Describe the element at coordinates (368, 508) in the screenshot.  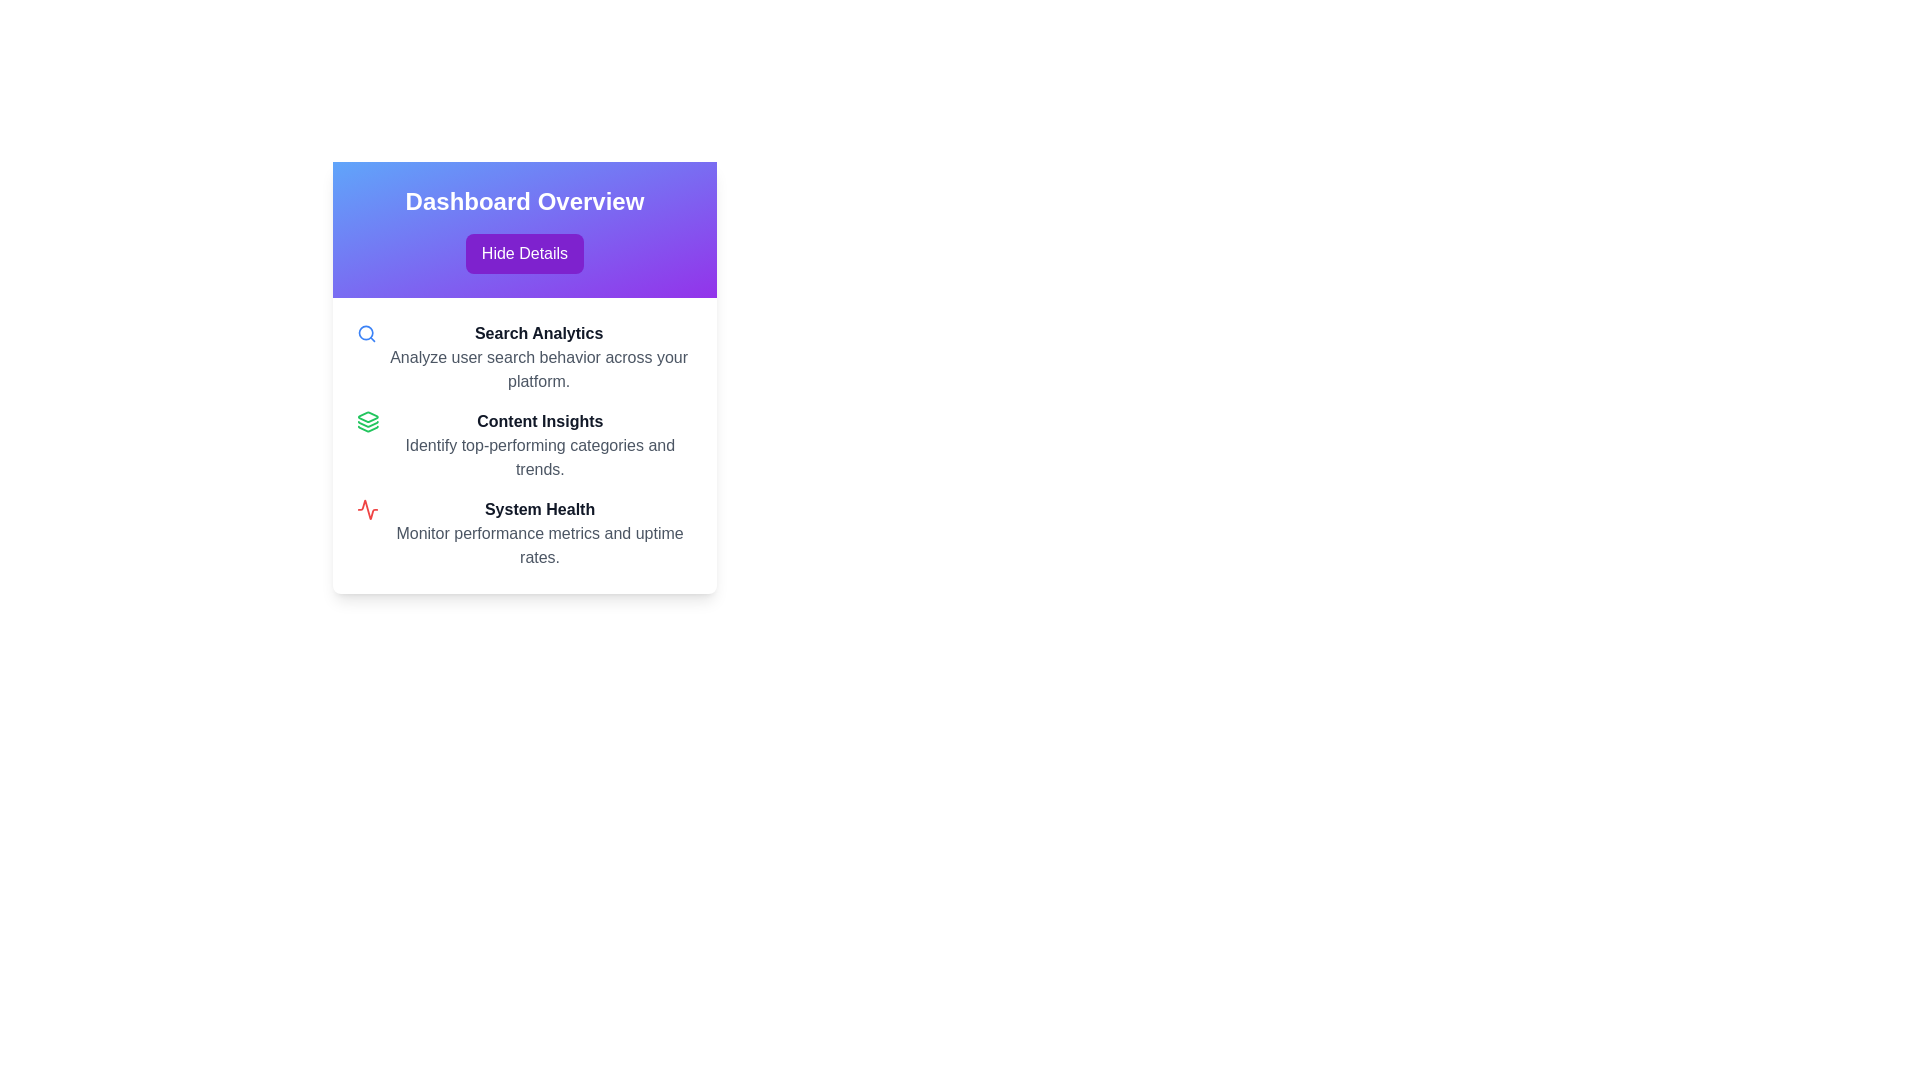
I see `the system performance and health monitoring icon located at the beginning of the 'System Health' row, directly to the left of the text 'System Health'` at that location.